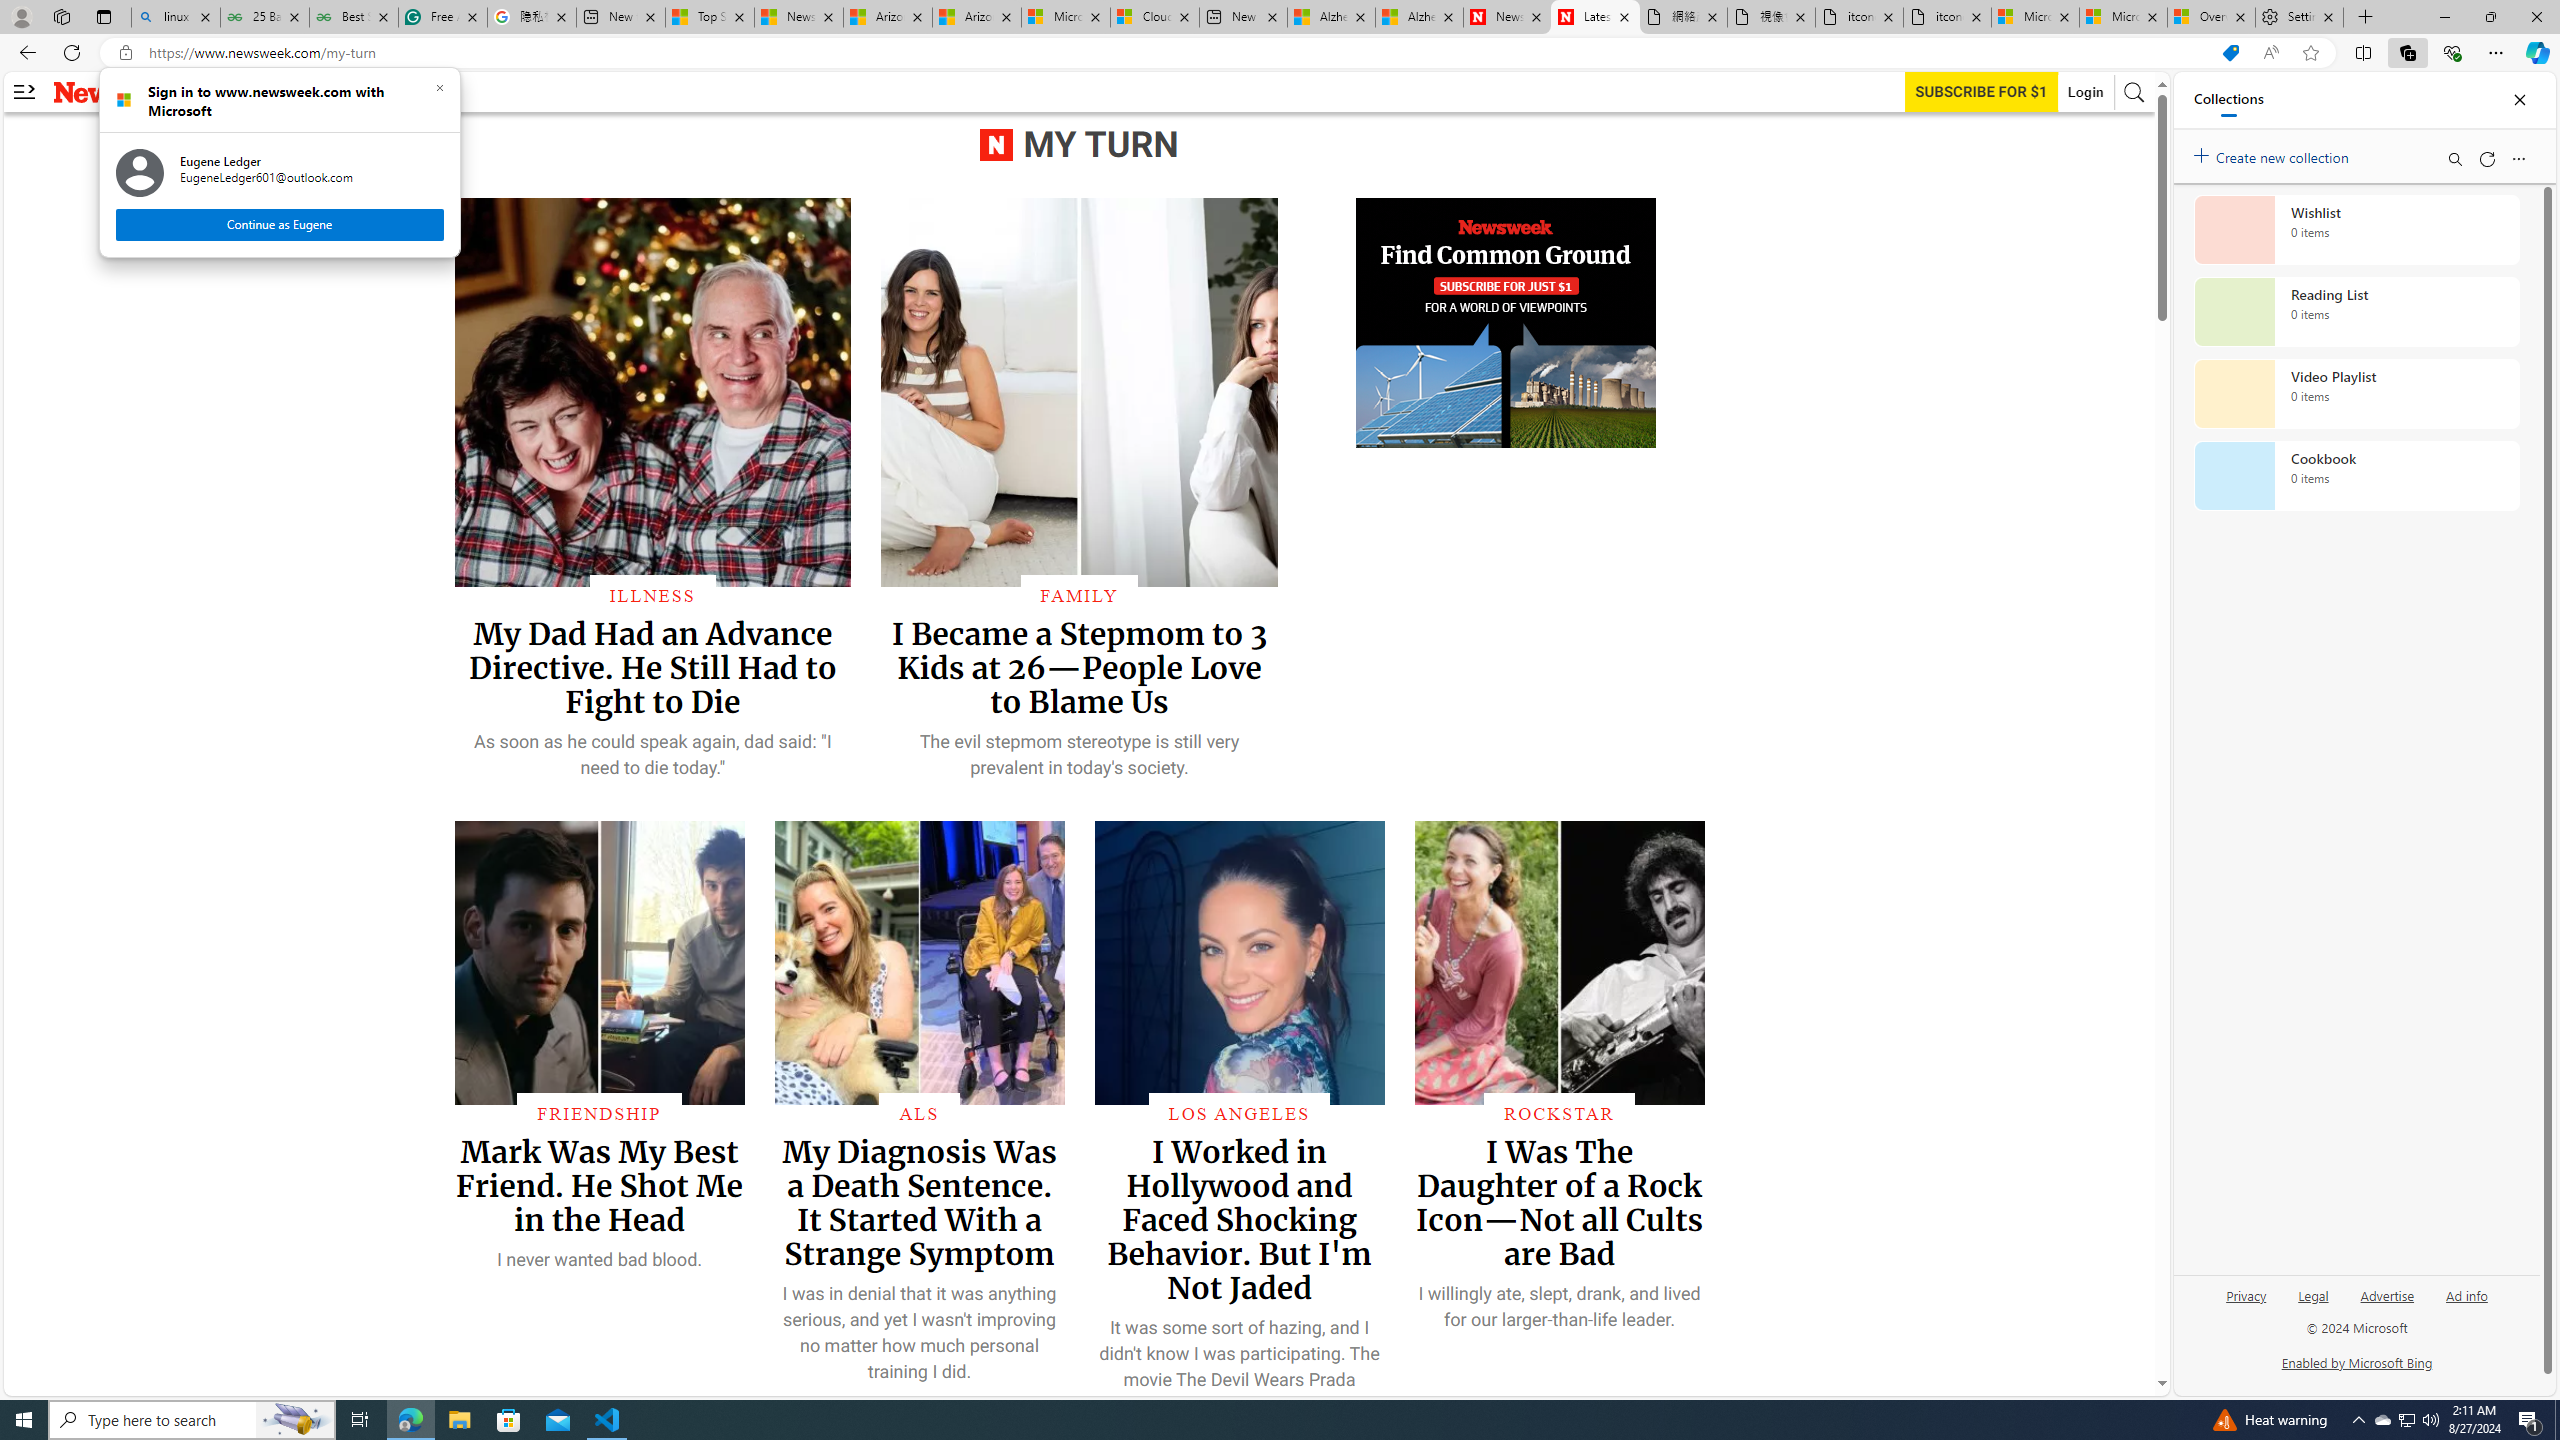 The width and height of the screenshot is (2560, 1440). What do you see at coordinates (652, 594) in the screenshot?
I see `'ILLNESS'` at bounding box center [652, 594].